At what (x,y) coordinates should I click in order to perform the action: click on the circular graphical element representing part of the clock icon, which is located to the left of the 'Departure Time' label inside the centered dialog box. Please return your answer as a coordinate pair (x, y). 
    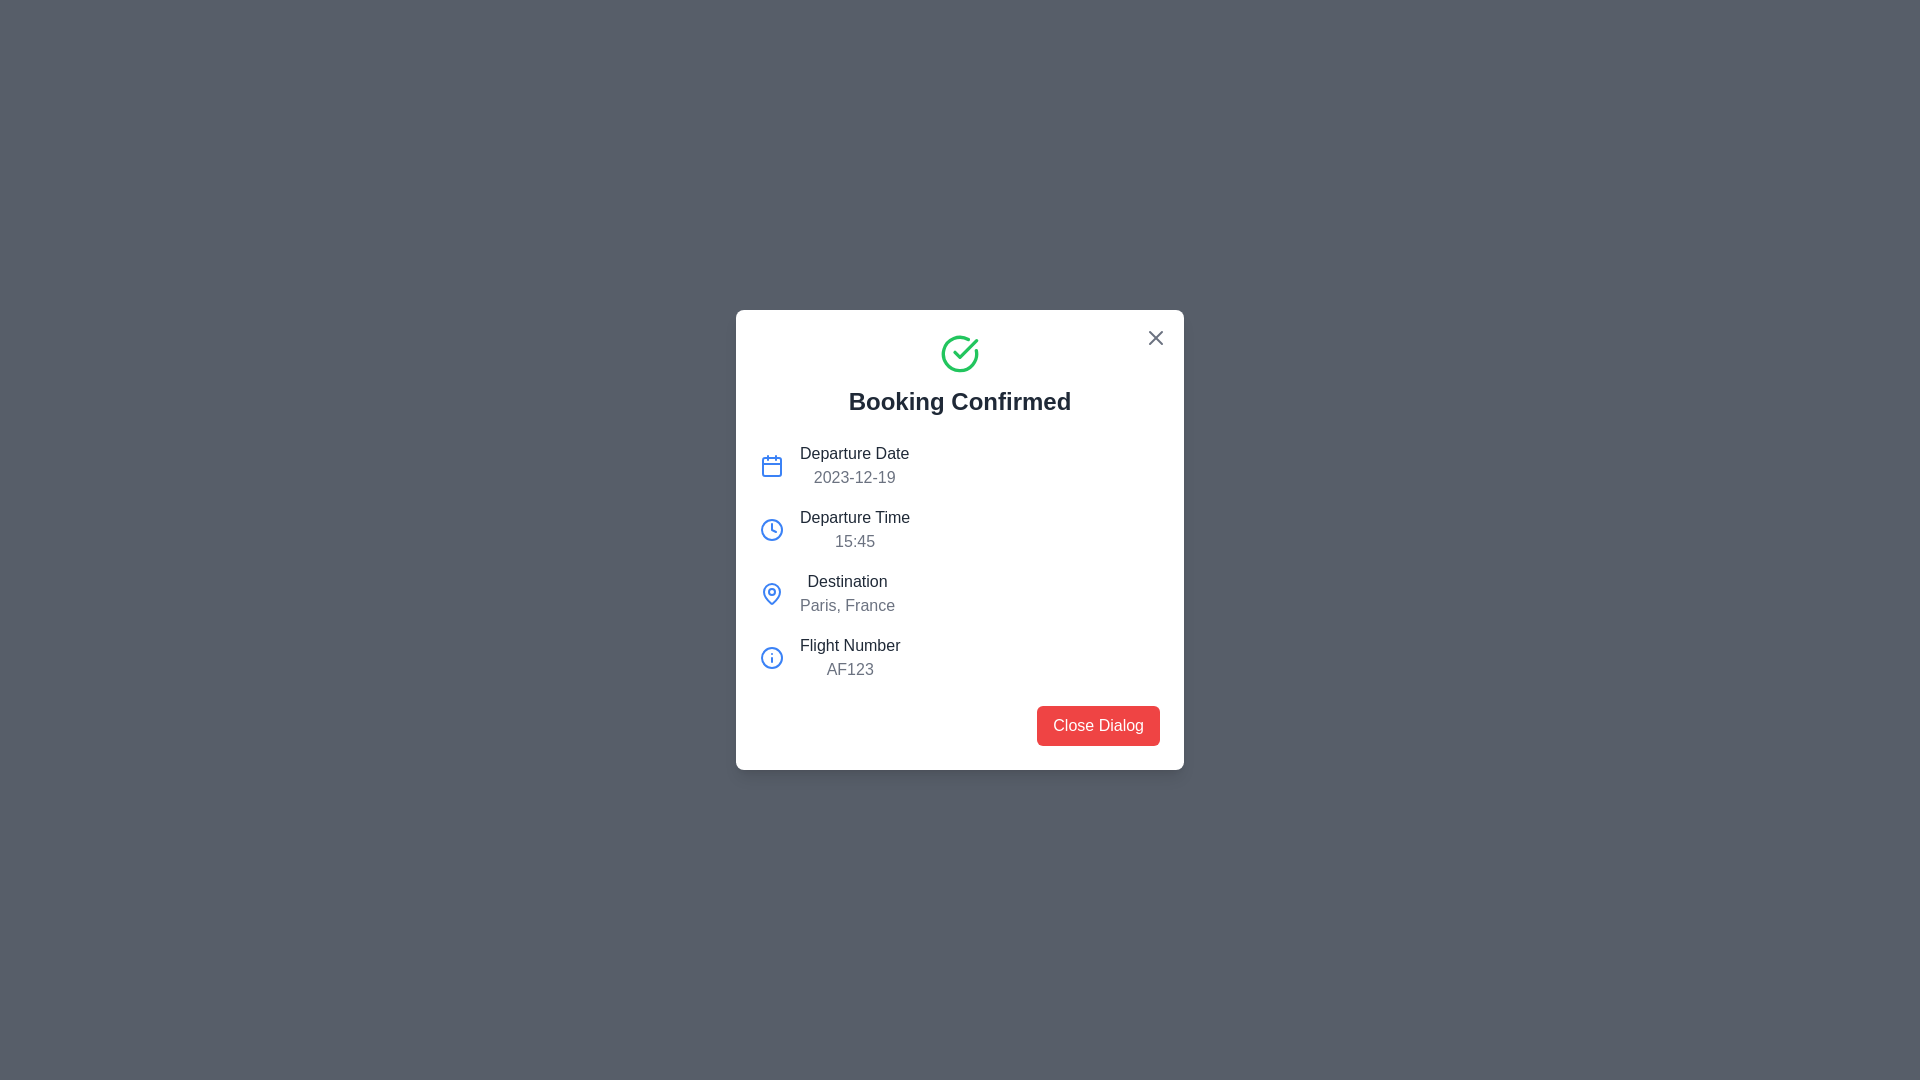
    Looking at the image, I should click on (771, 528).